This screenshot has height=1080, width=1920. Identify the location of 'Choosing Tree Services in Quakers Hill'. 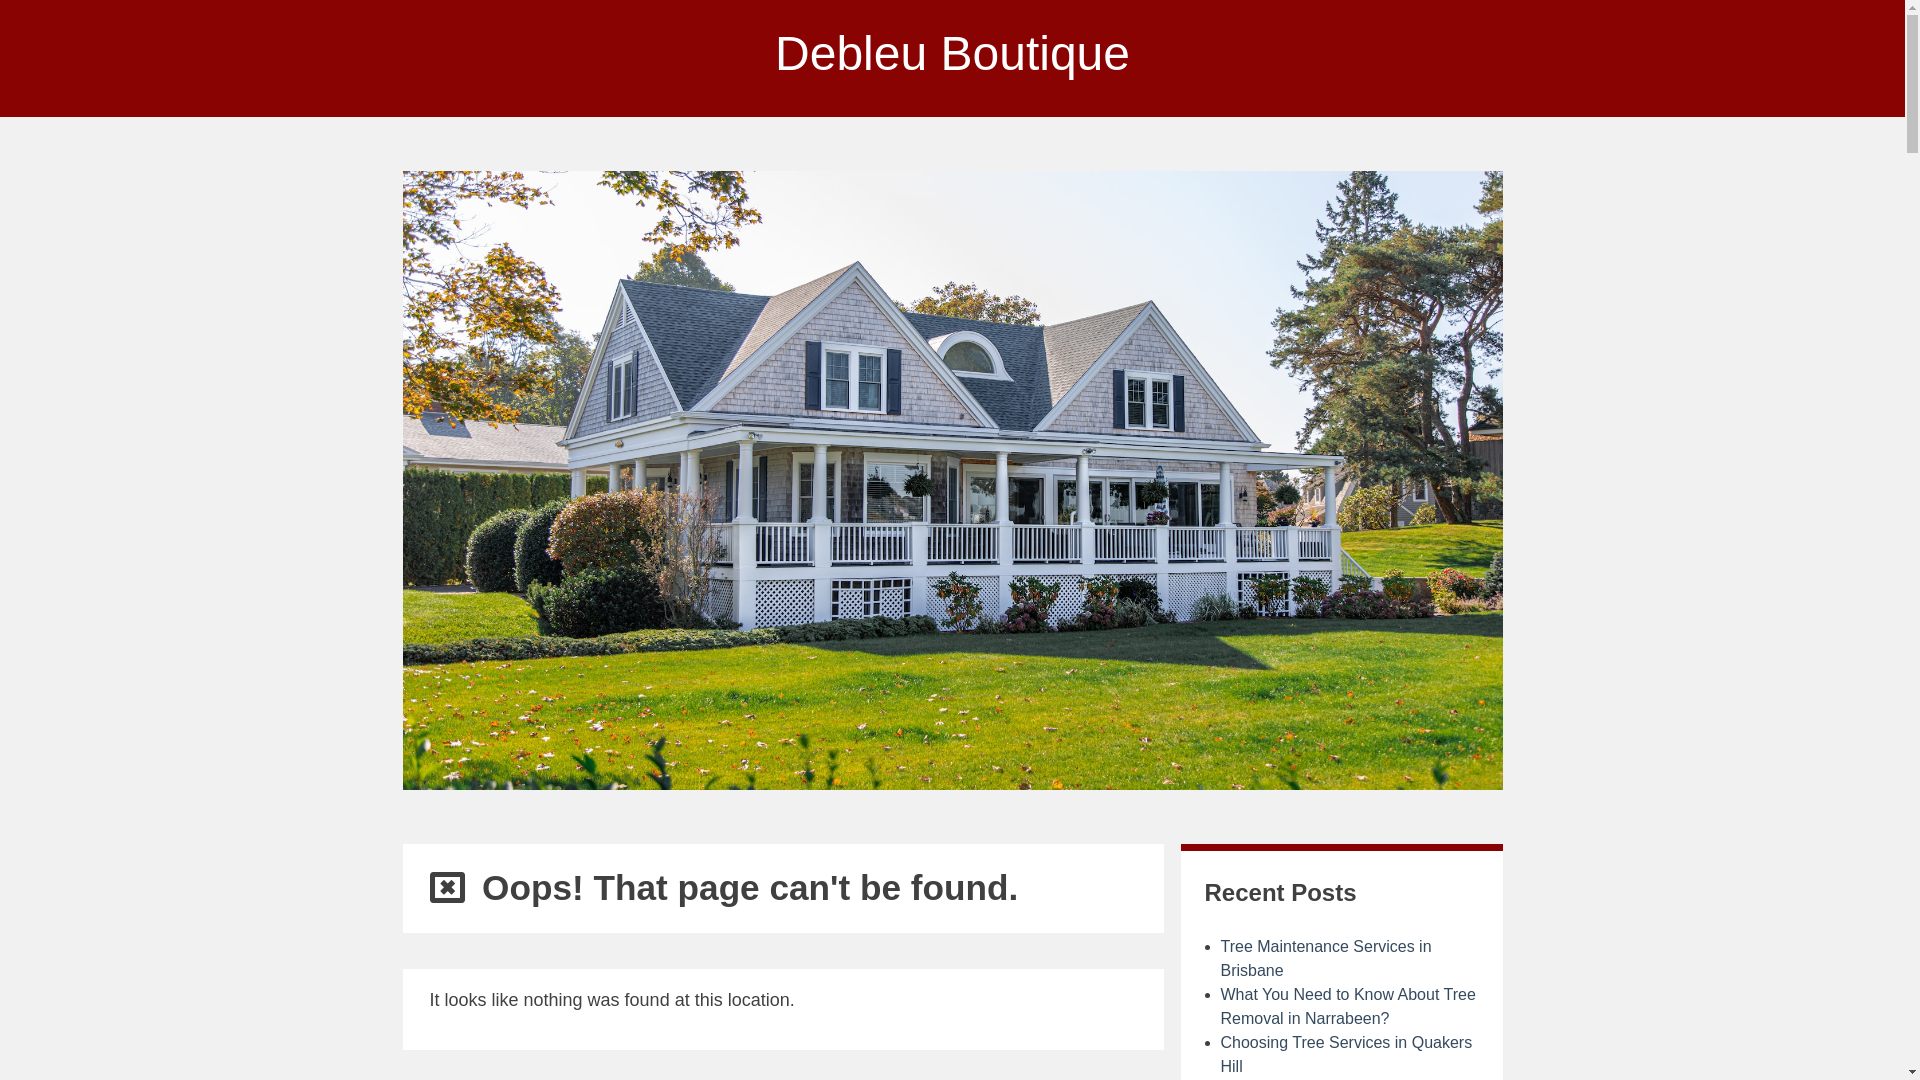
(1345, 1053).